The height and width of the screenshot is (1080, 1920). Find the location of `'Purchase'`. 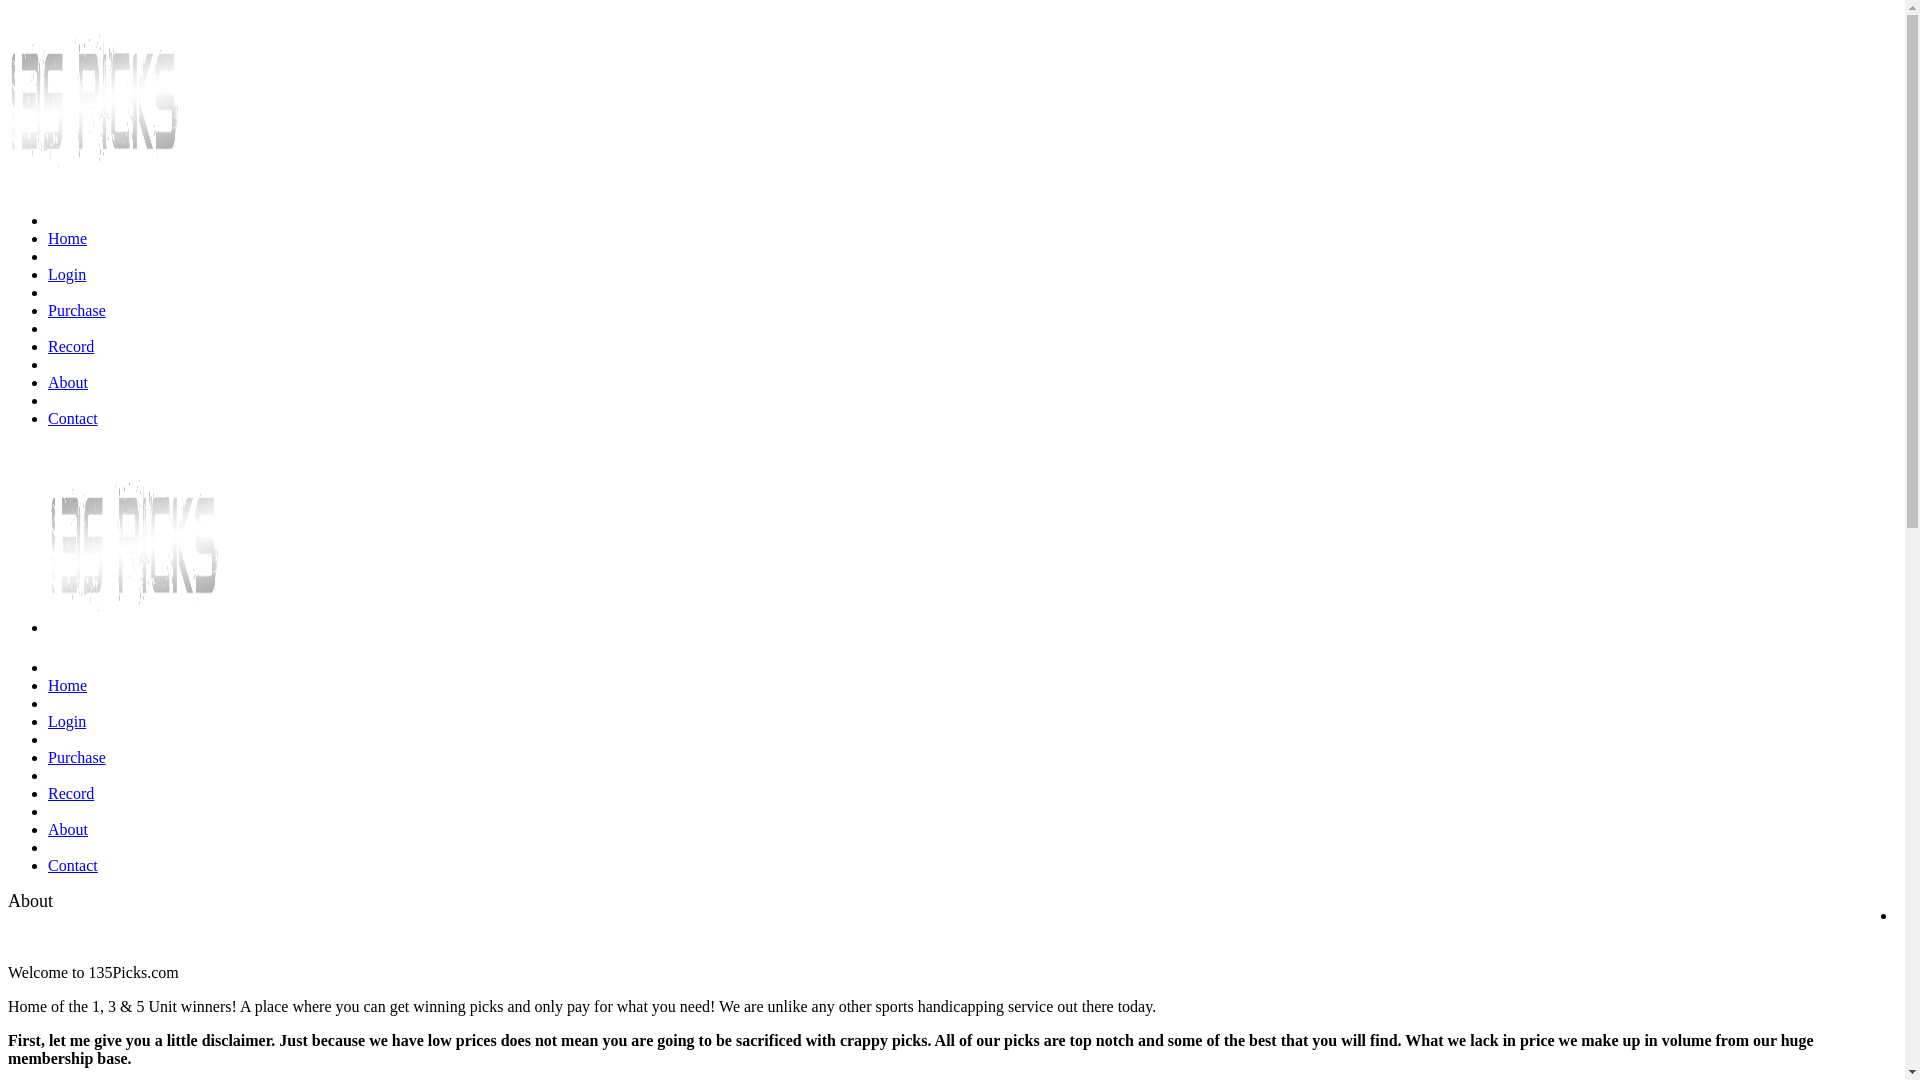

'Purchase' is located at coordinates (76, 310).